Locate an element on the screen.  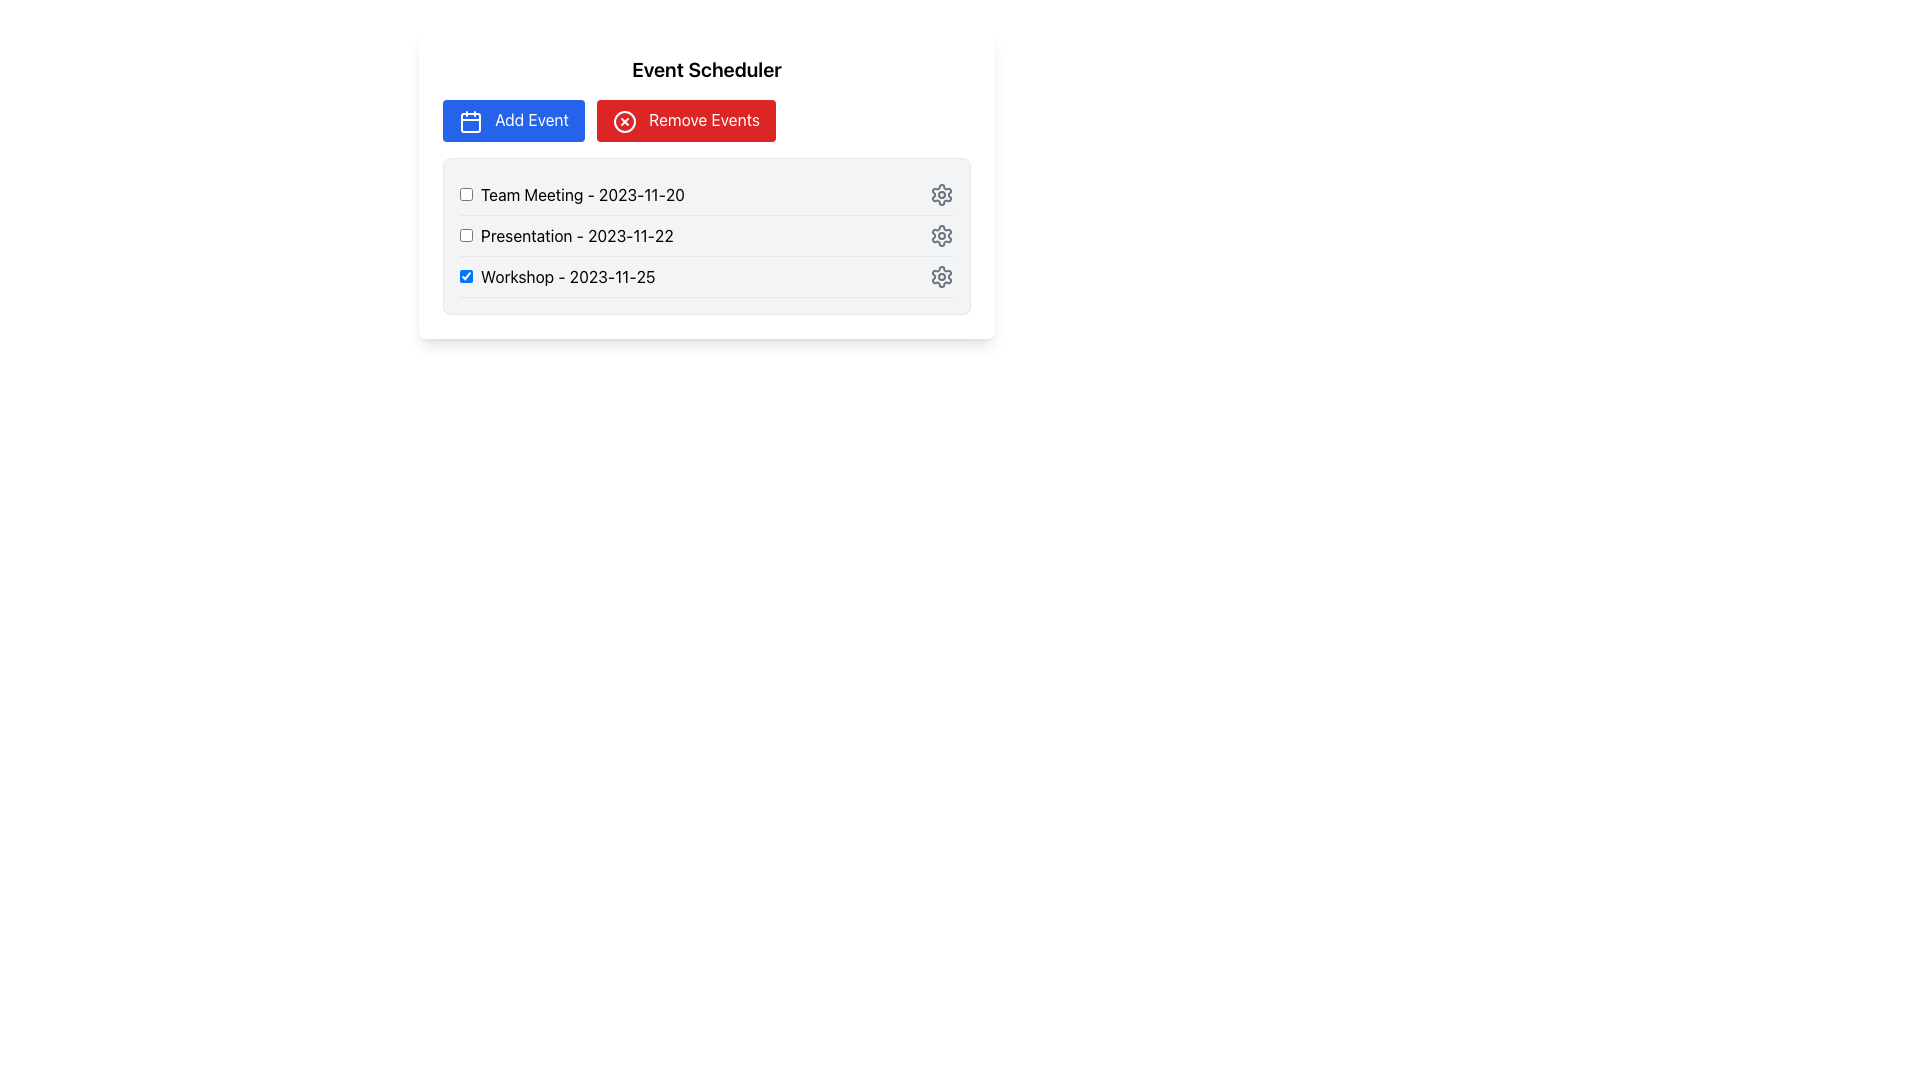
the gear-shaped settings icon located to the far right of the 'Team Meeting - 2023-11-20' text is located at coordinates (940, 193).